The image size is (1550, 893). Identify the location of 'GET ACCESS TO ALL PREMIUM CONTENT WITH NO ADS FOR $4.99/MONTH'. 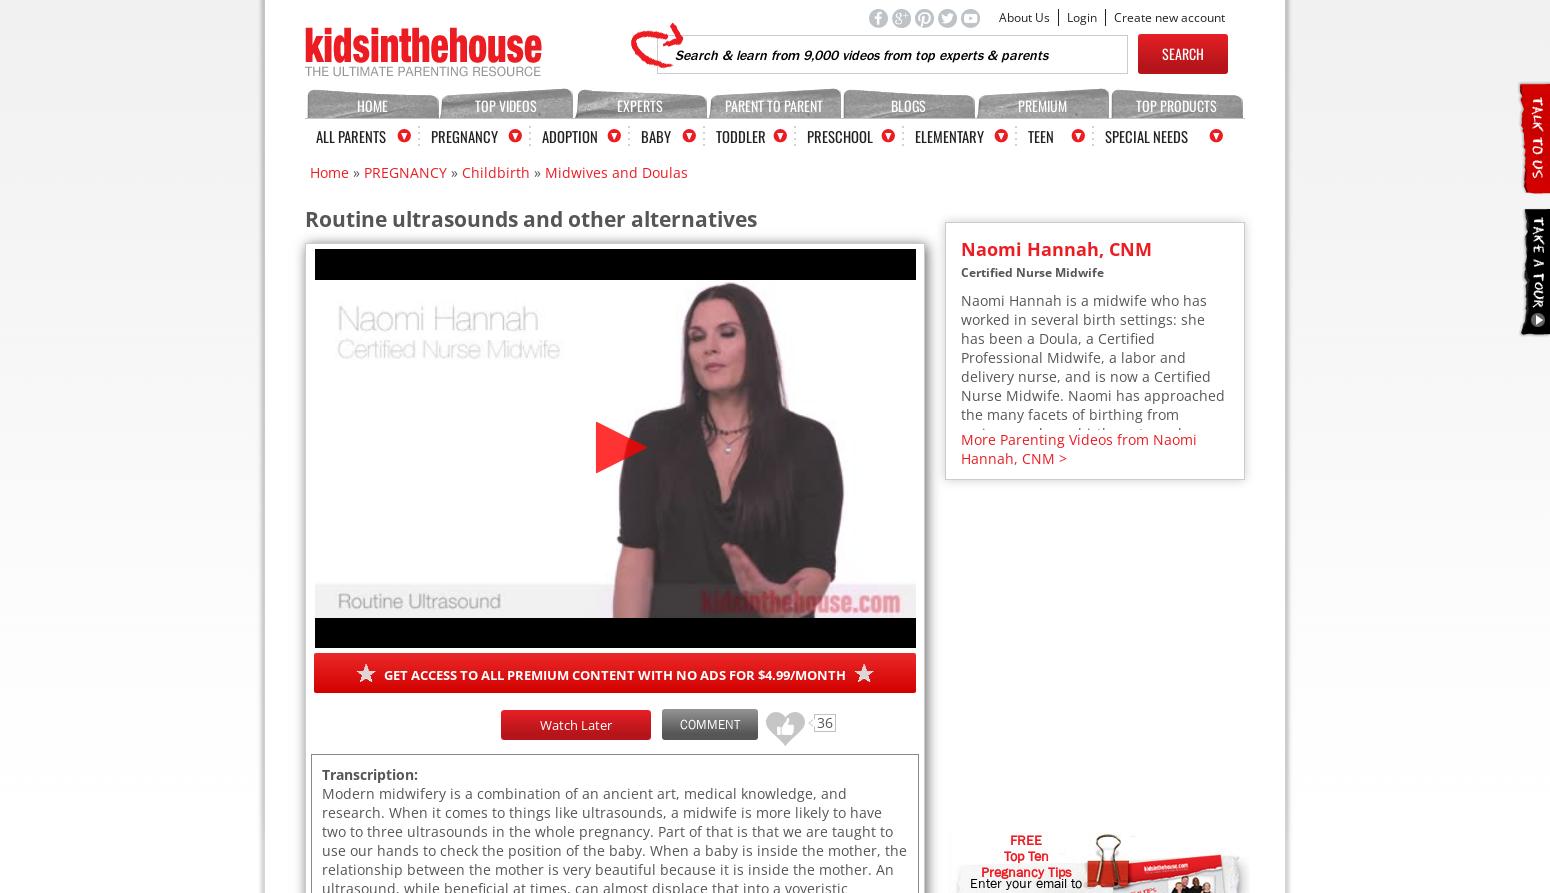
(615, 675).